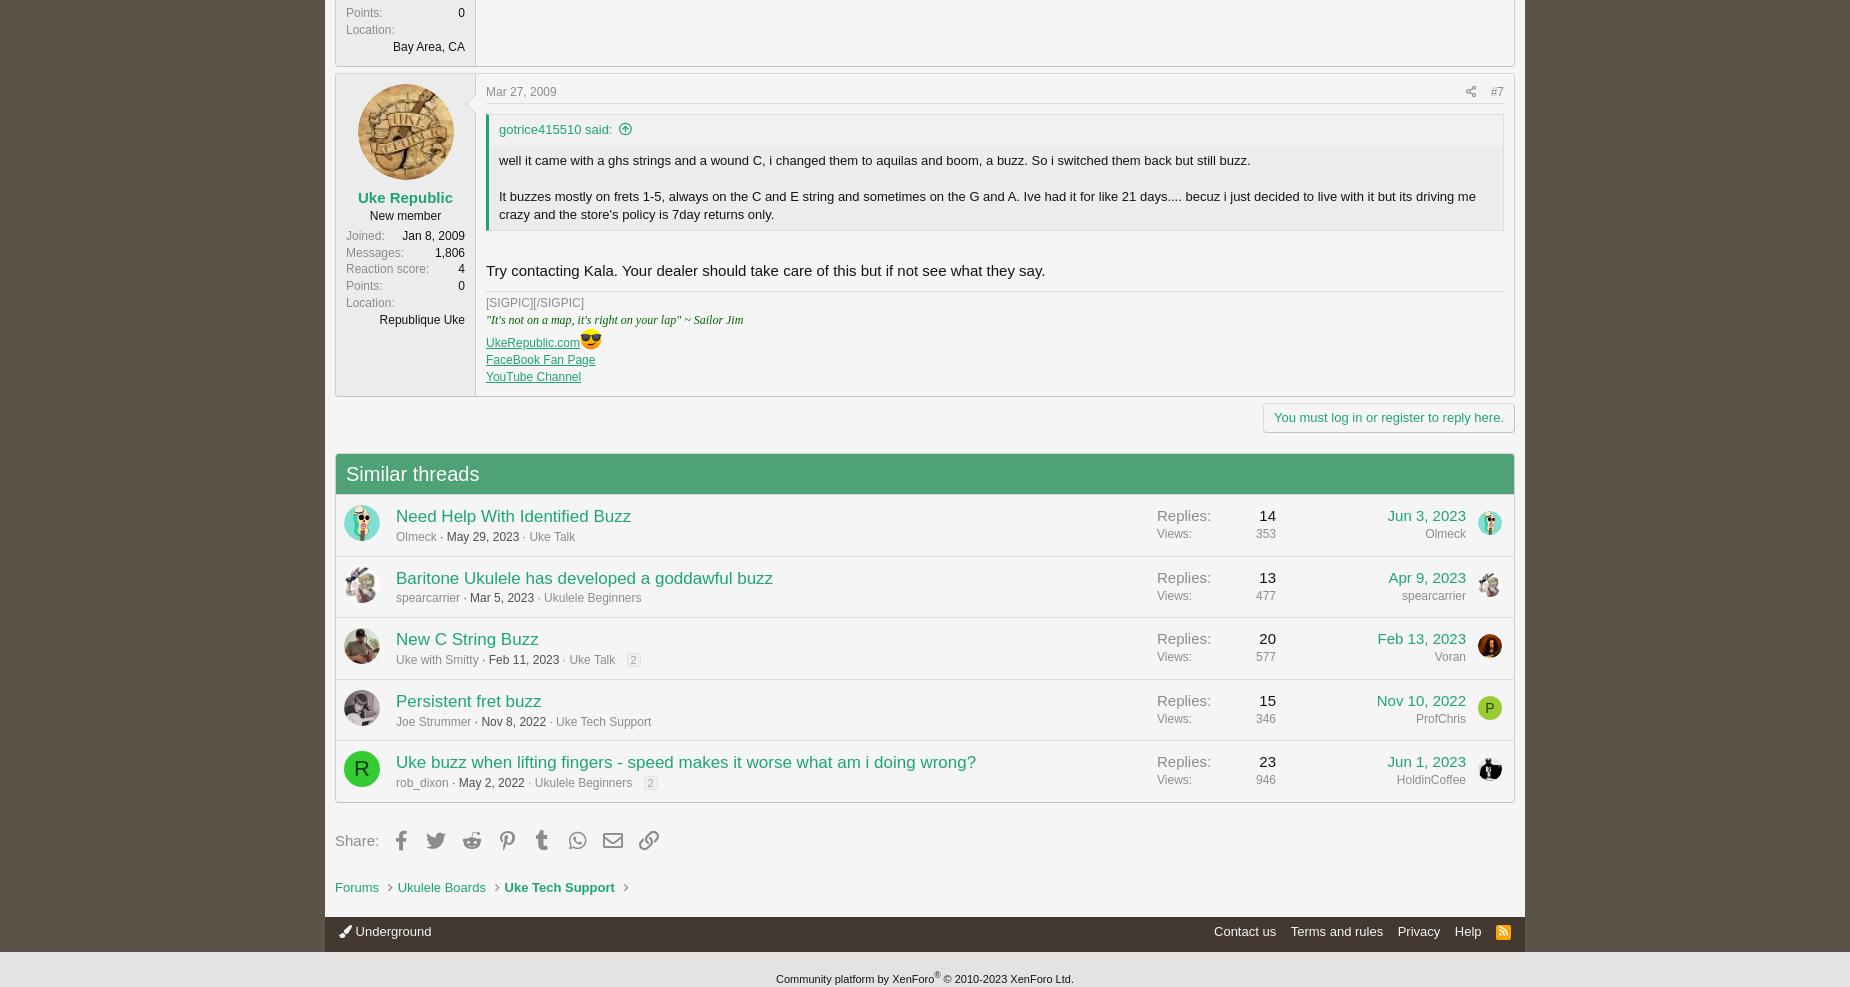 This screenshot has width=1850, height=987. Describe the element at coordinates (555, 129) in the screenshot. I see `'gotrice415510 said:'` at that location.